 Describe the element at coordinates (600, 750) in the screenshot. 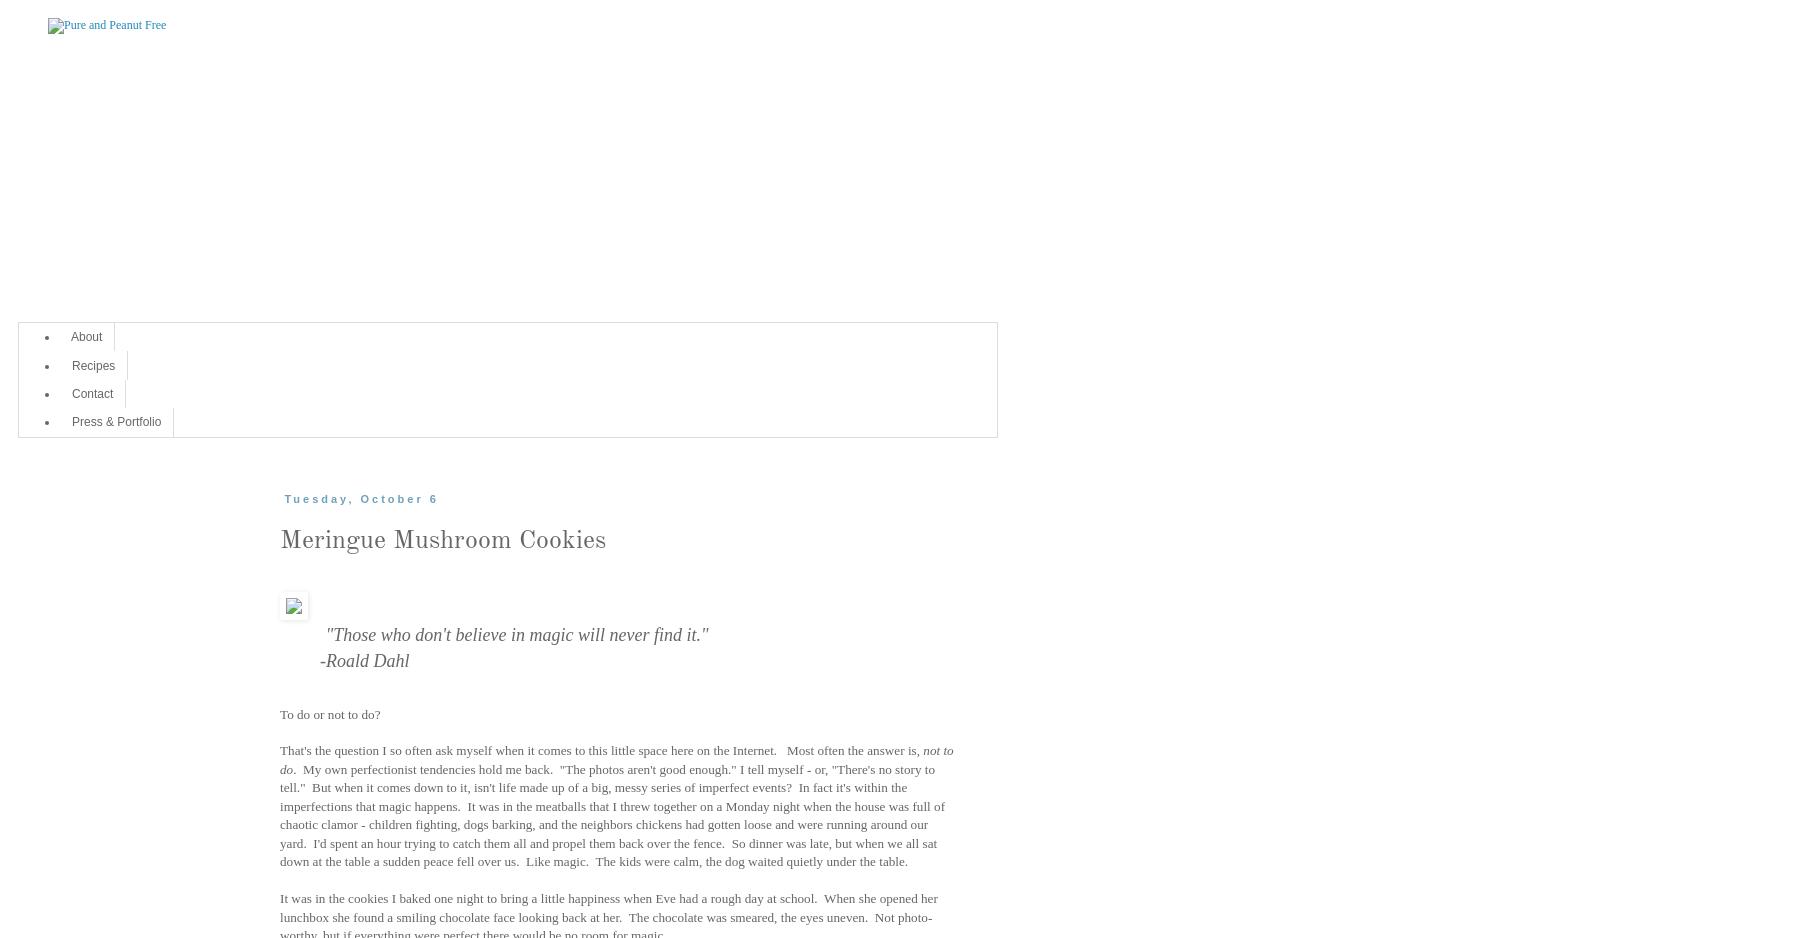

I see `'That's the question I so often ask myself when it comes to this little space here on the Internet.   Most often the answer is,'` at that location.